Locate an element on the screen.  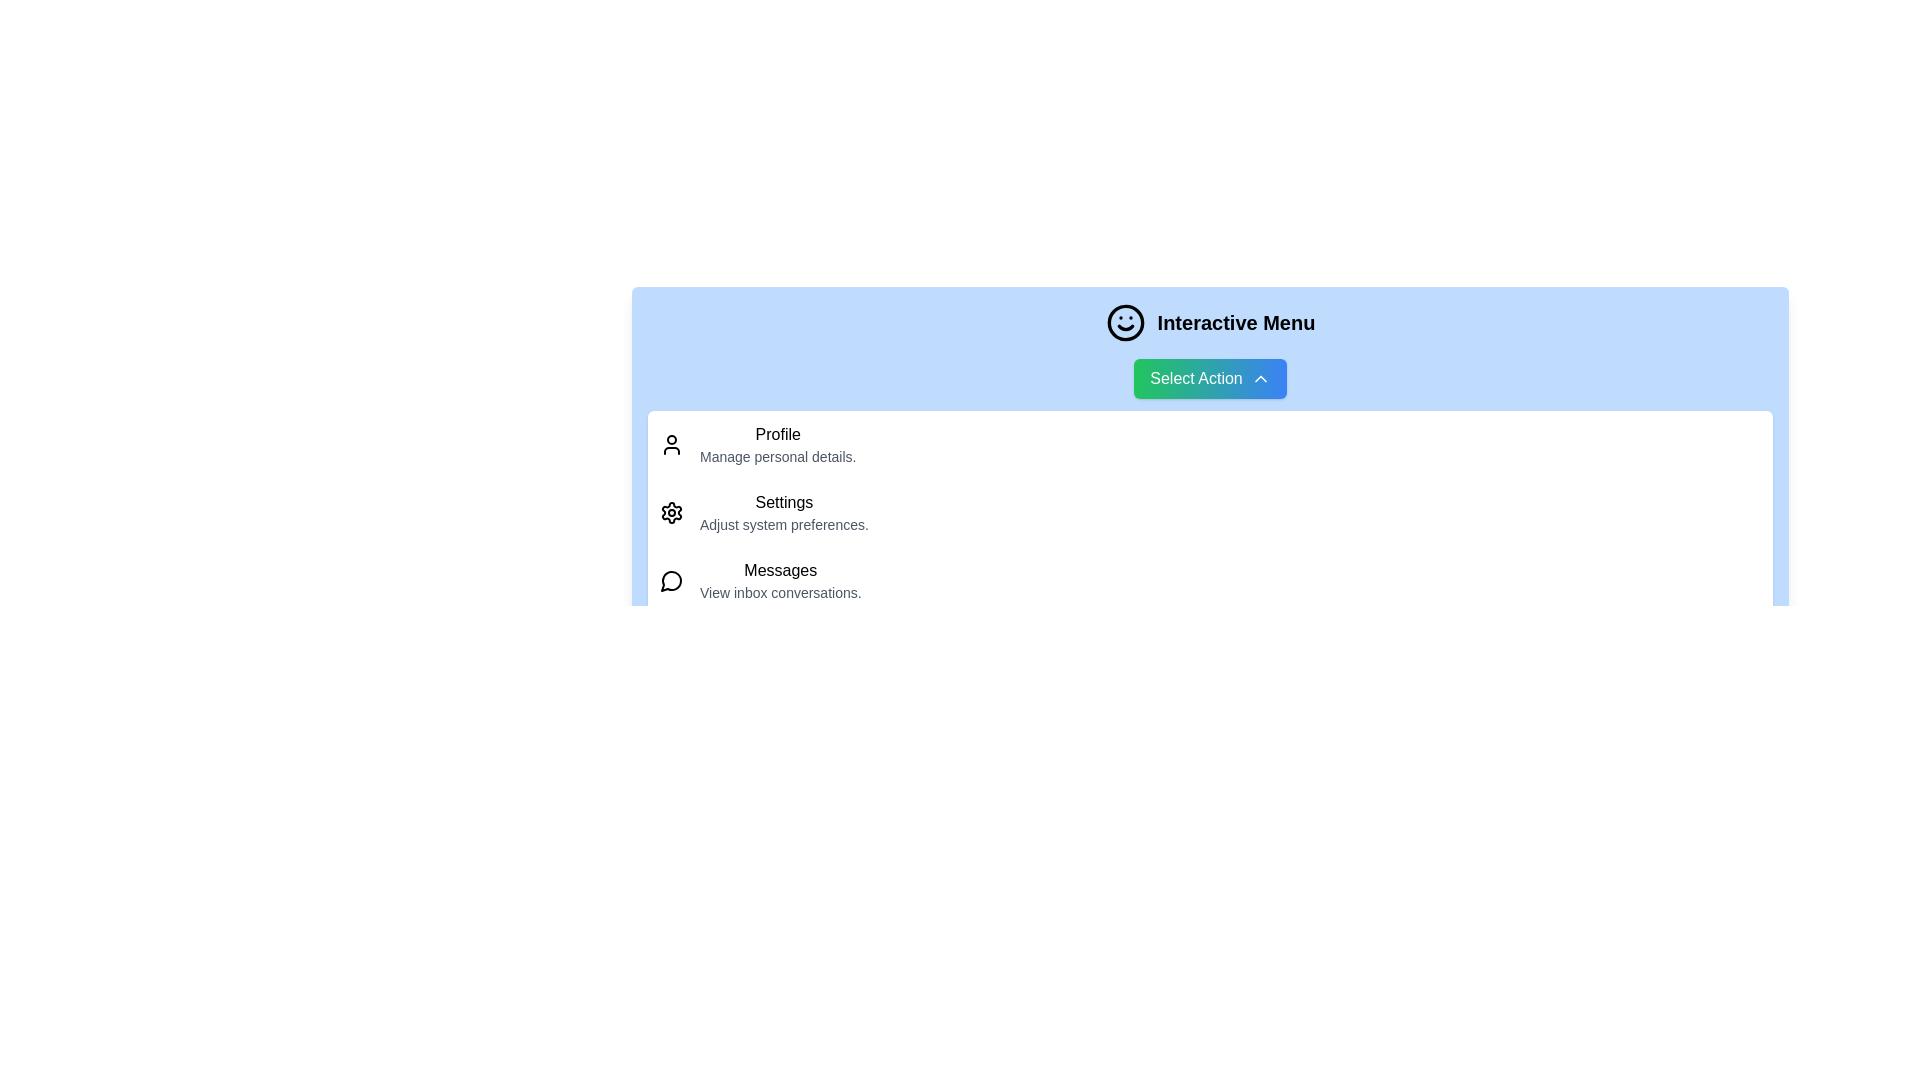
the menu option Settings is located at coordinates (1209, 512).